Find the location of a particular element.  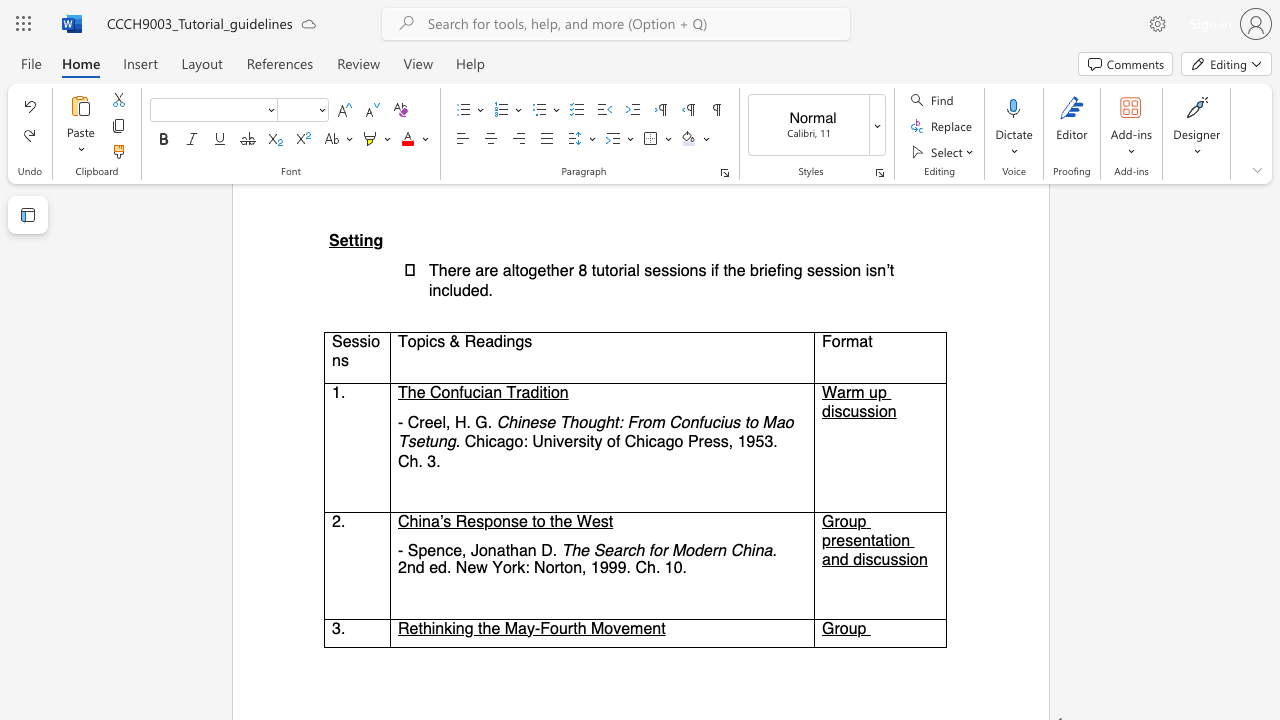

the 1th character "d" in the text is located at coordinates (826, 410).